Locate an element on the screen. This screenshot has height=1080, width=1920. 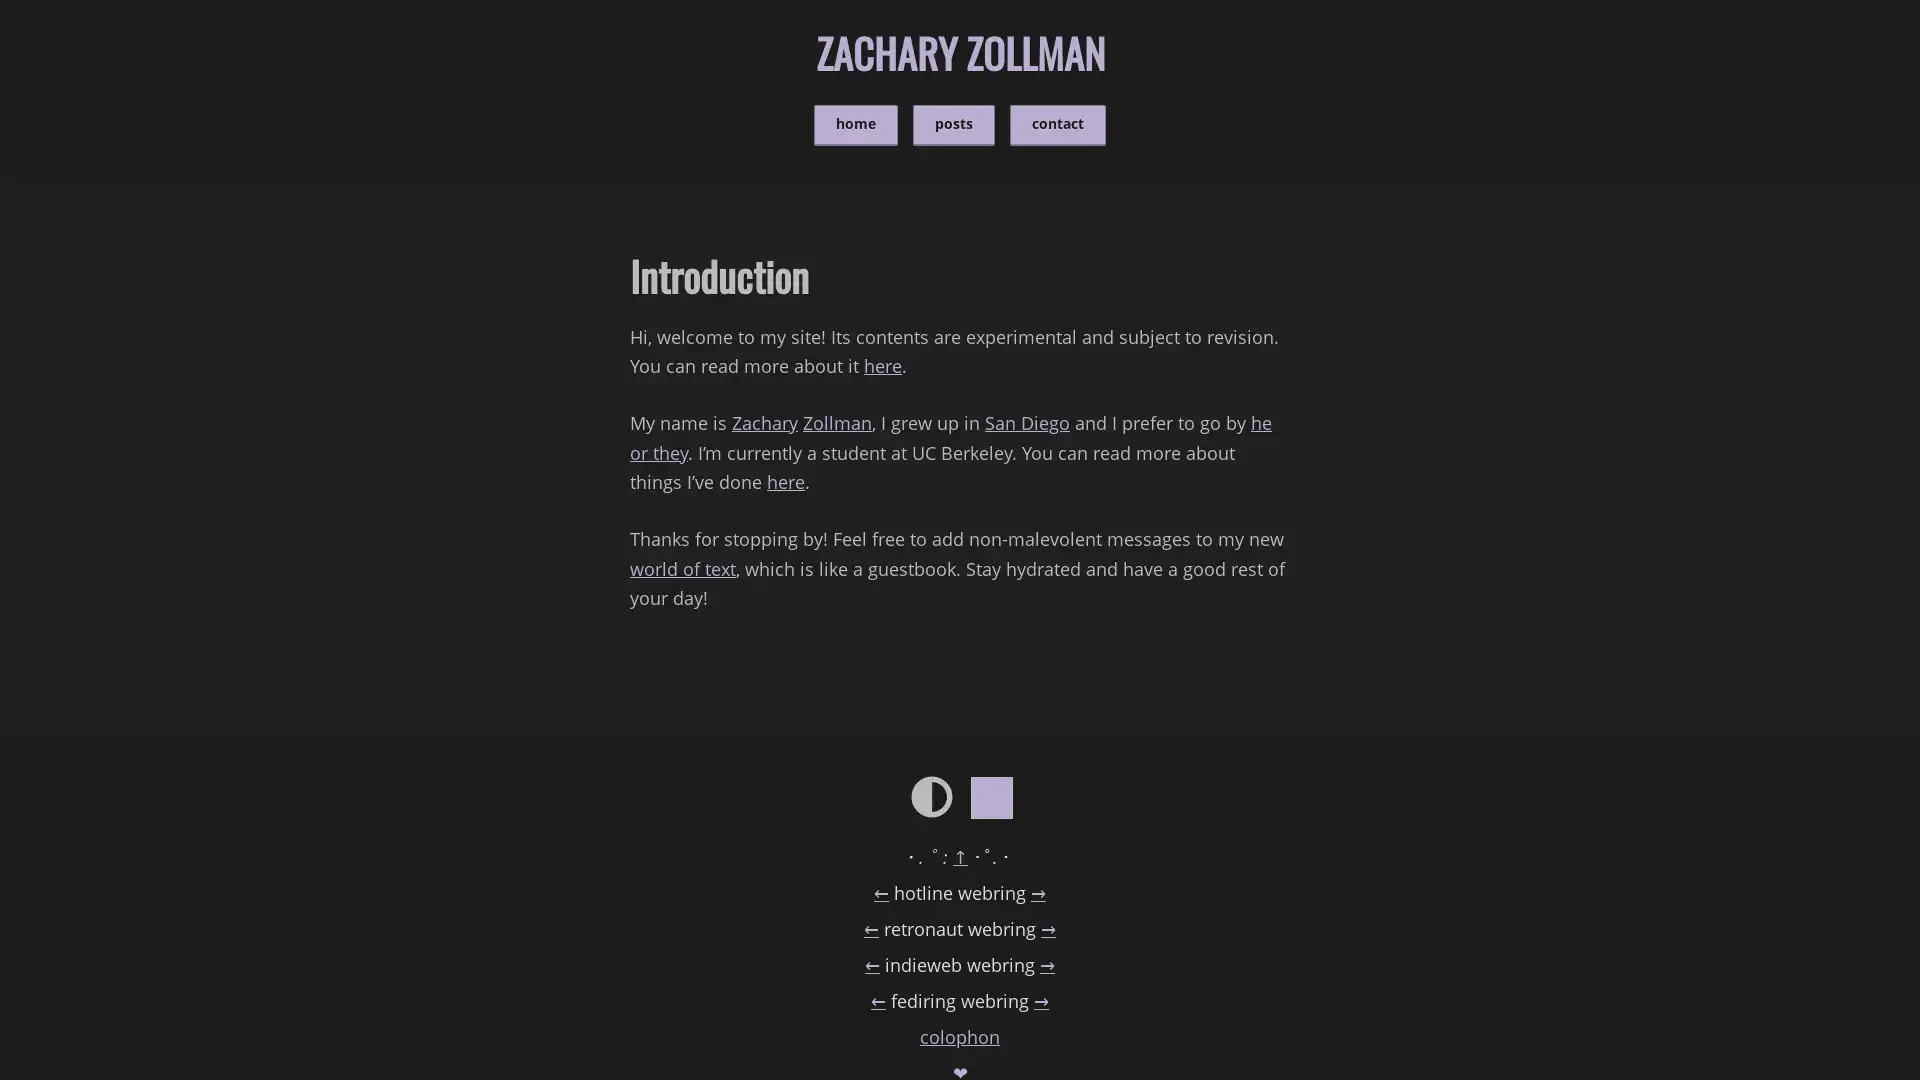
Change to light/dark mode. is located at coordinates (930, 796).